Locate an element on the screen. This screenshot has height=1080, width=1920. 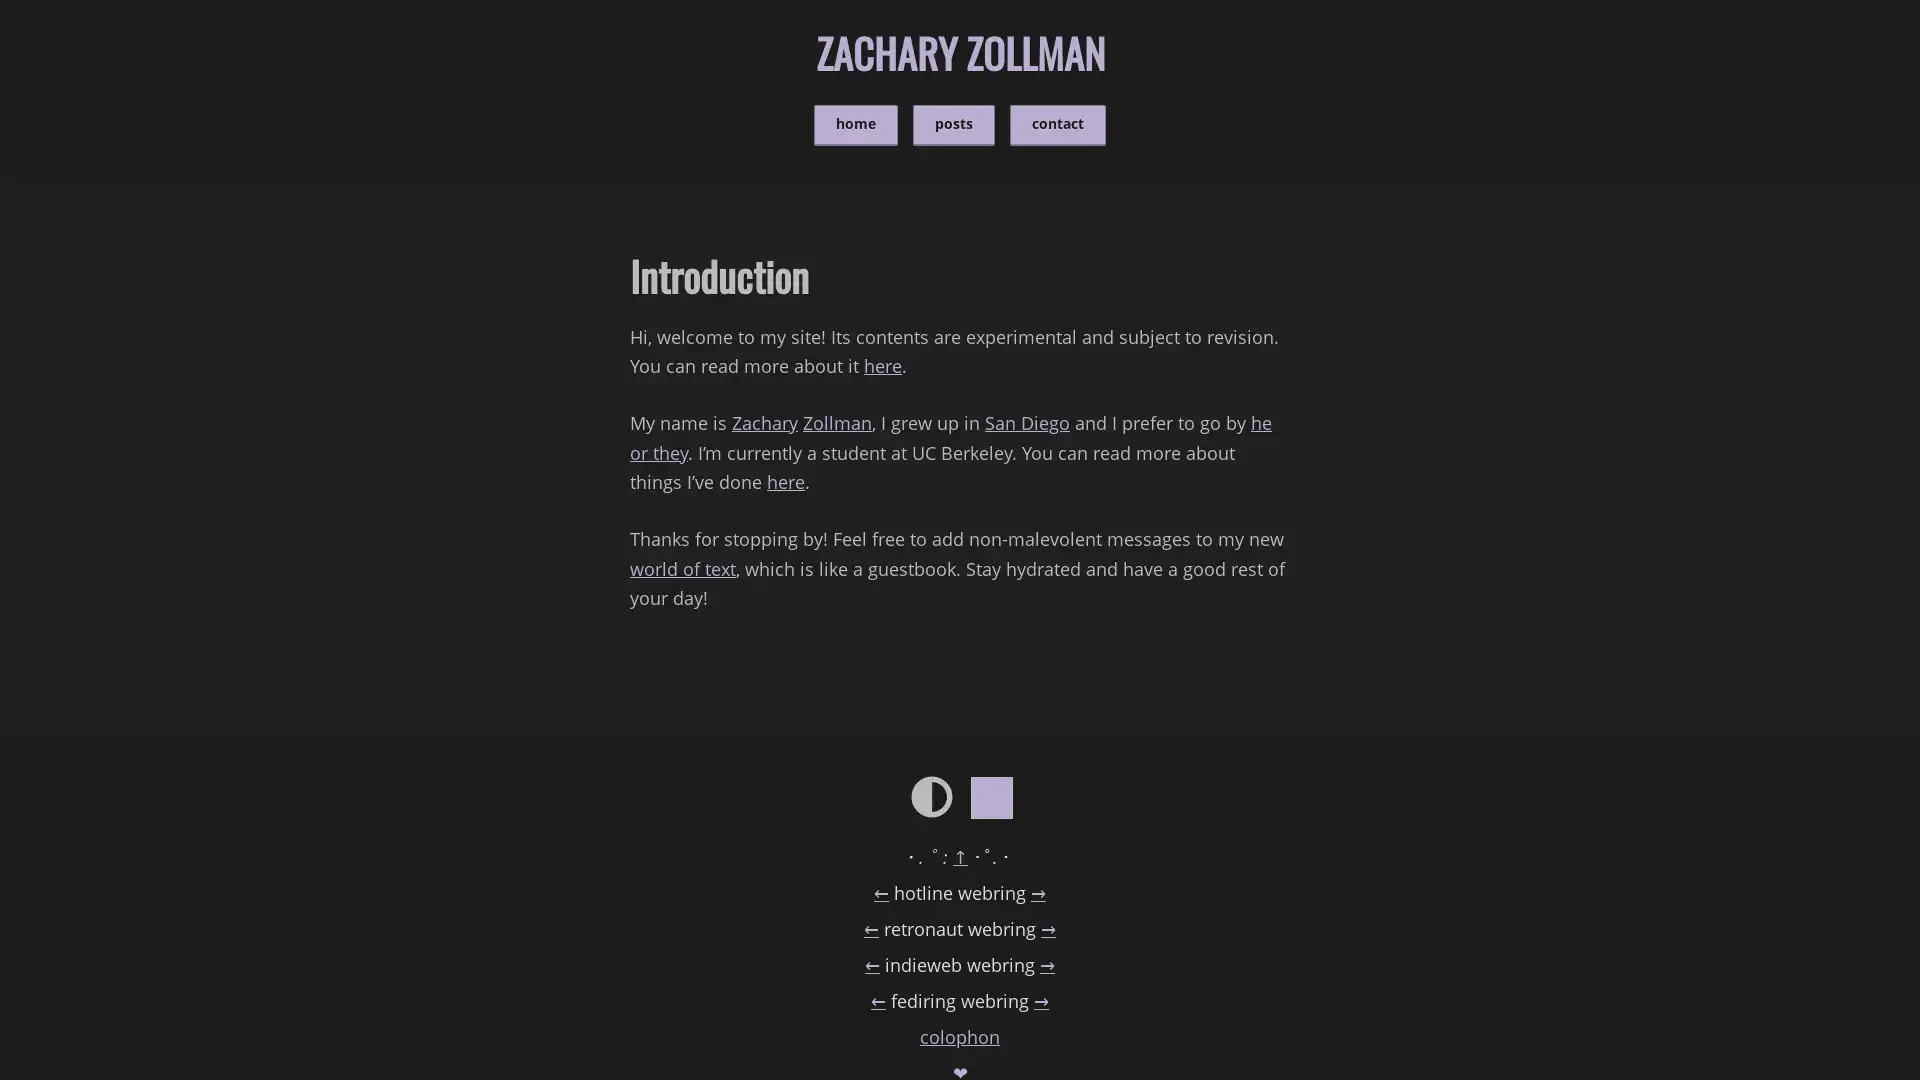
Change to light/dark mode. is located at coordinates (930, 796).